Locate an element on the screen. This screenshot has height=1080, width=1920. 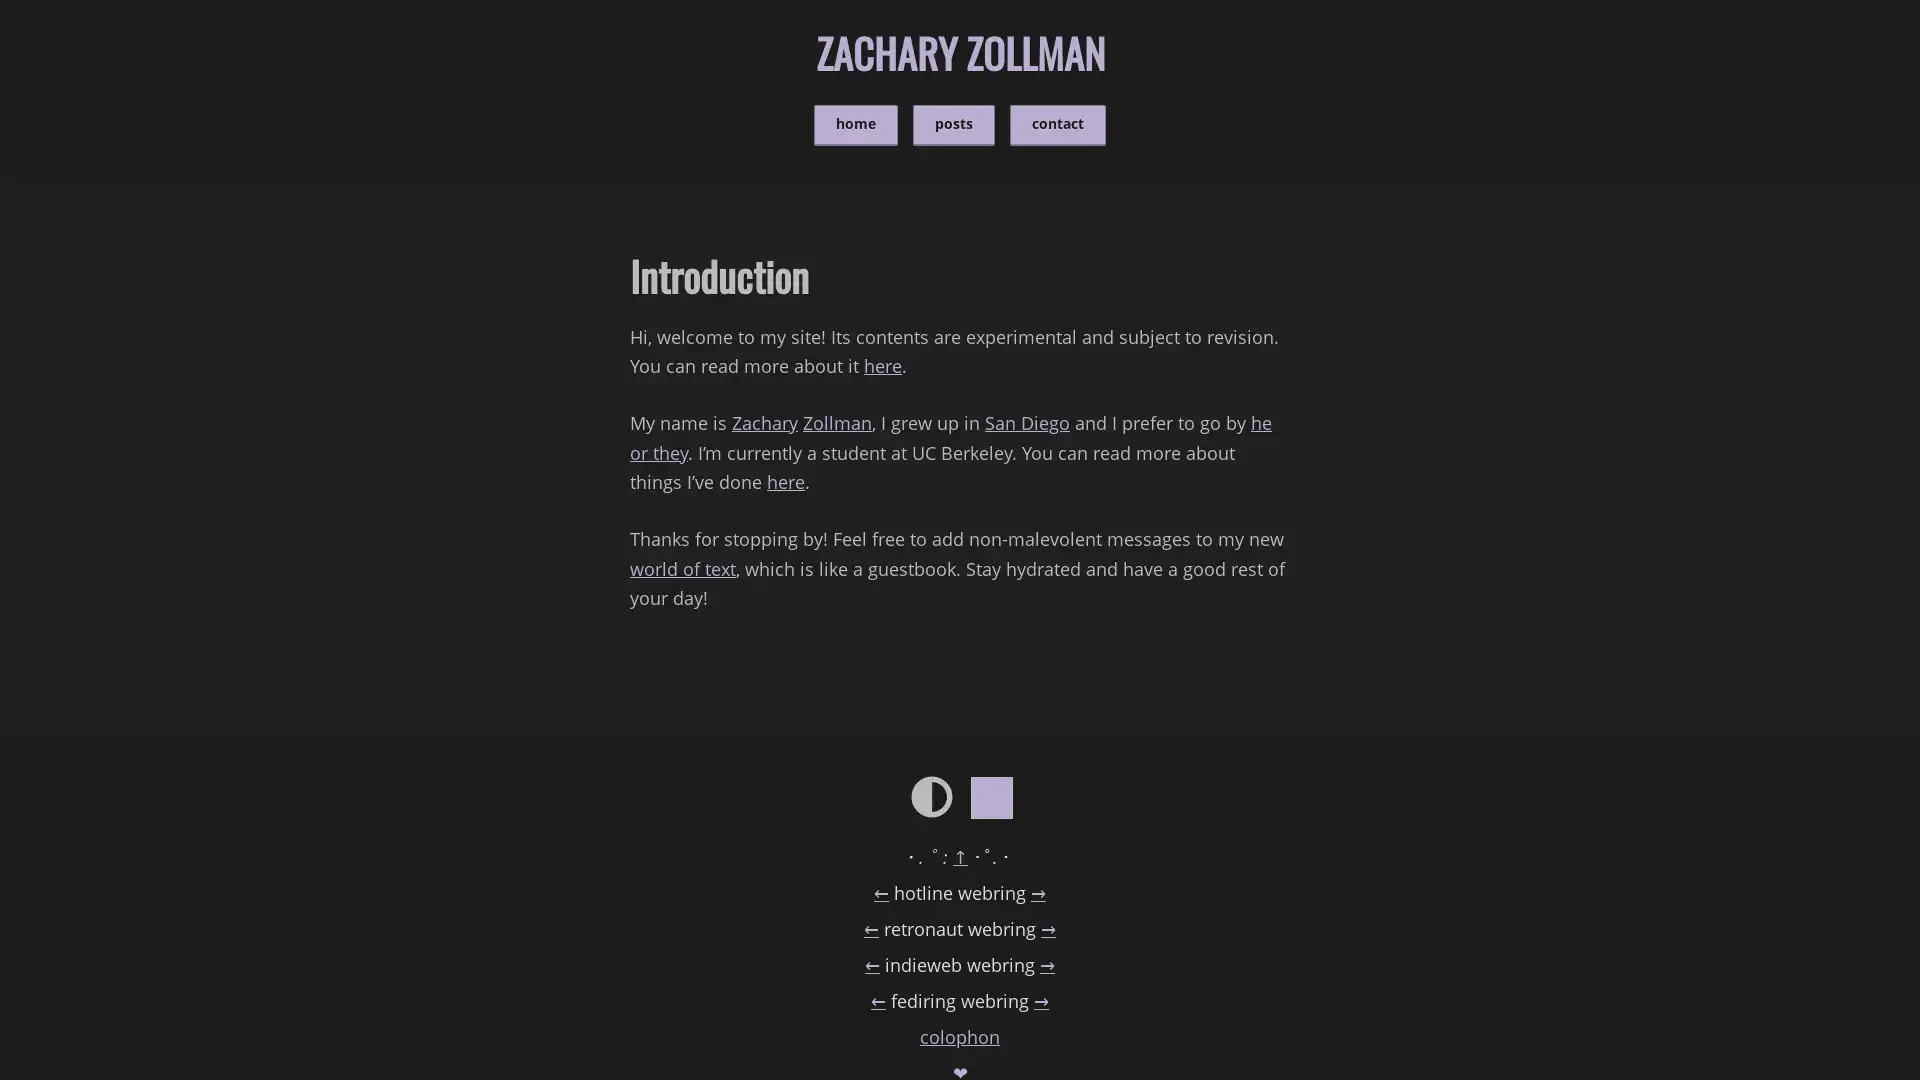
Change to light/dark mode. is located at coordinates (930, 796).